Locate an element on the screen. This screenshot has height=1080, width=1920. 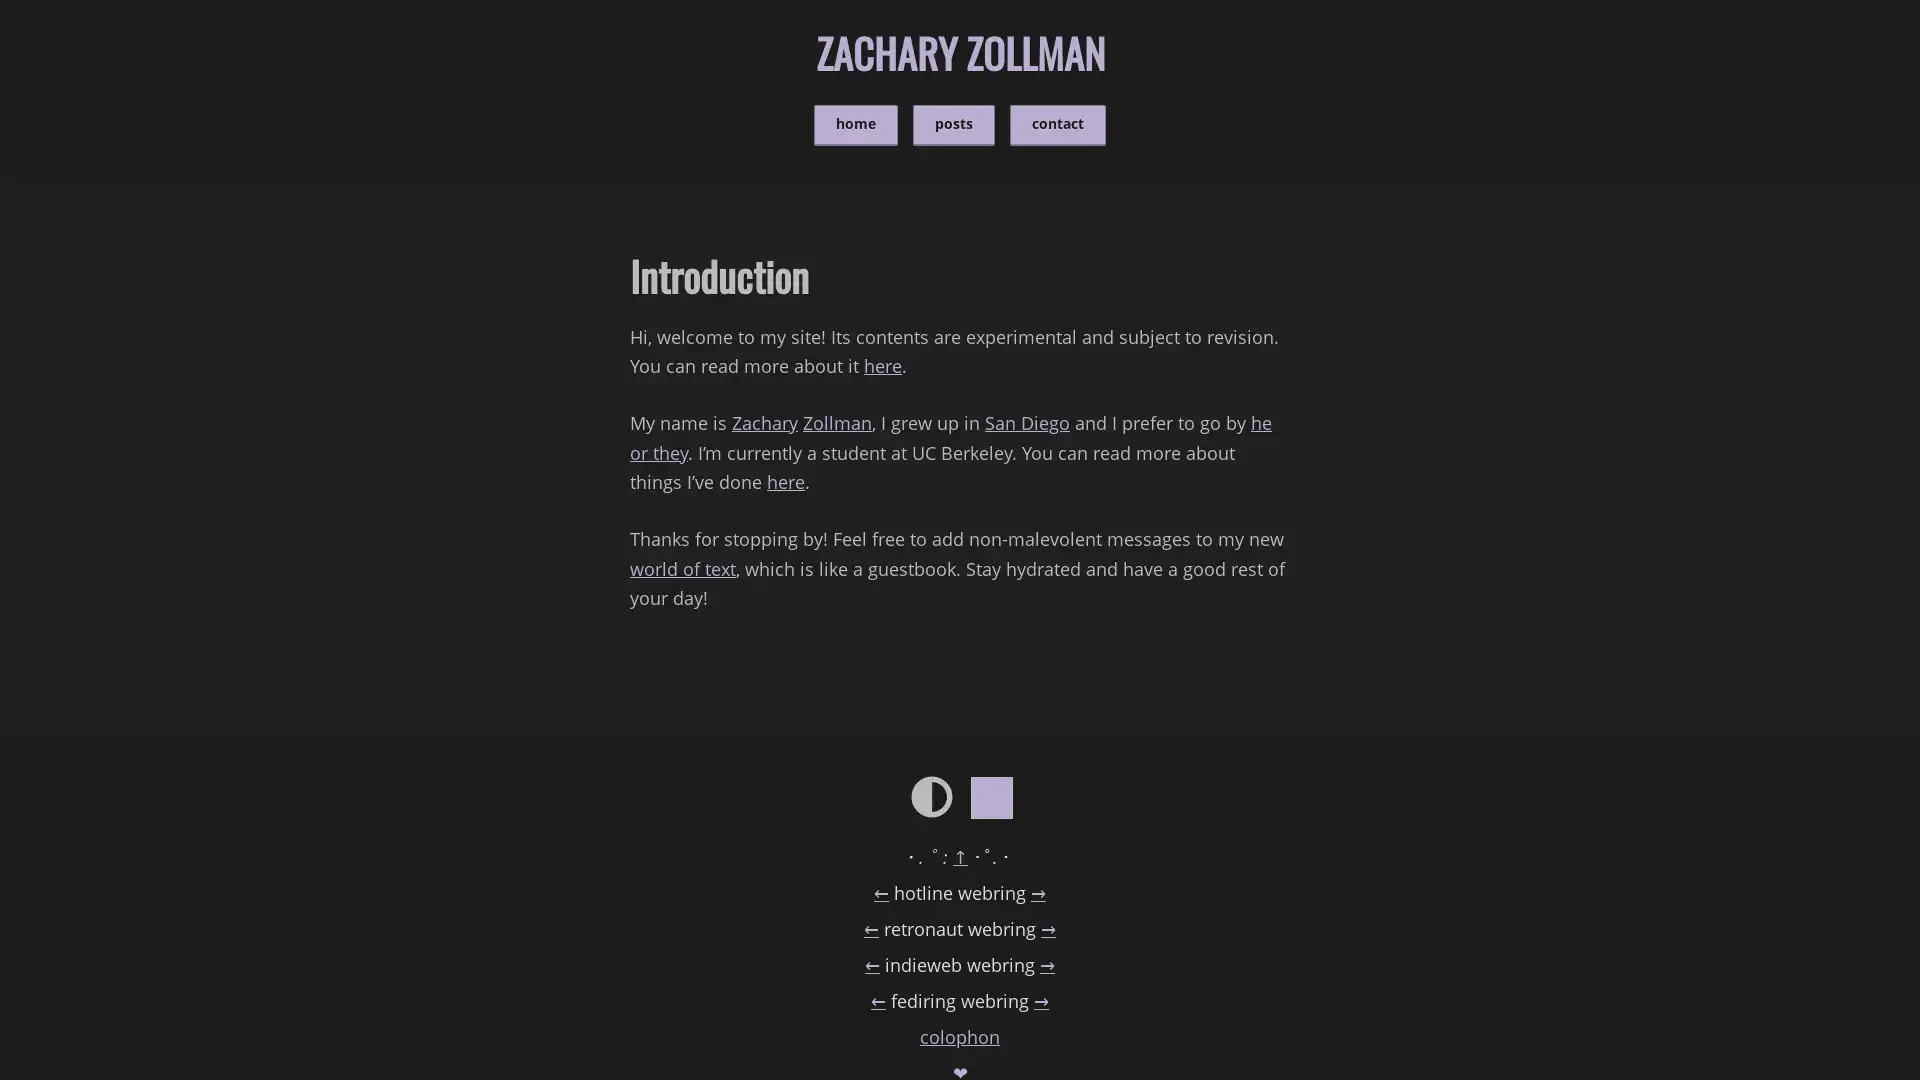
Change to light/dark mode. is located at coordinates (930, 796).